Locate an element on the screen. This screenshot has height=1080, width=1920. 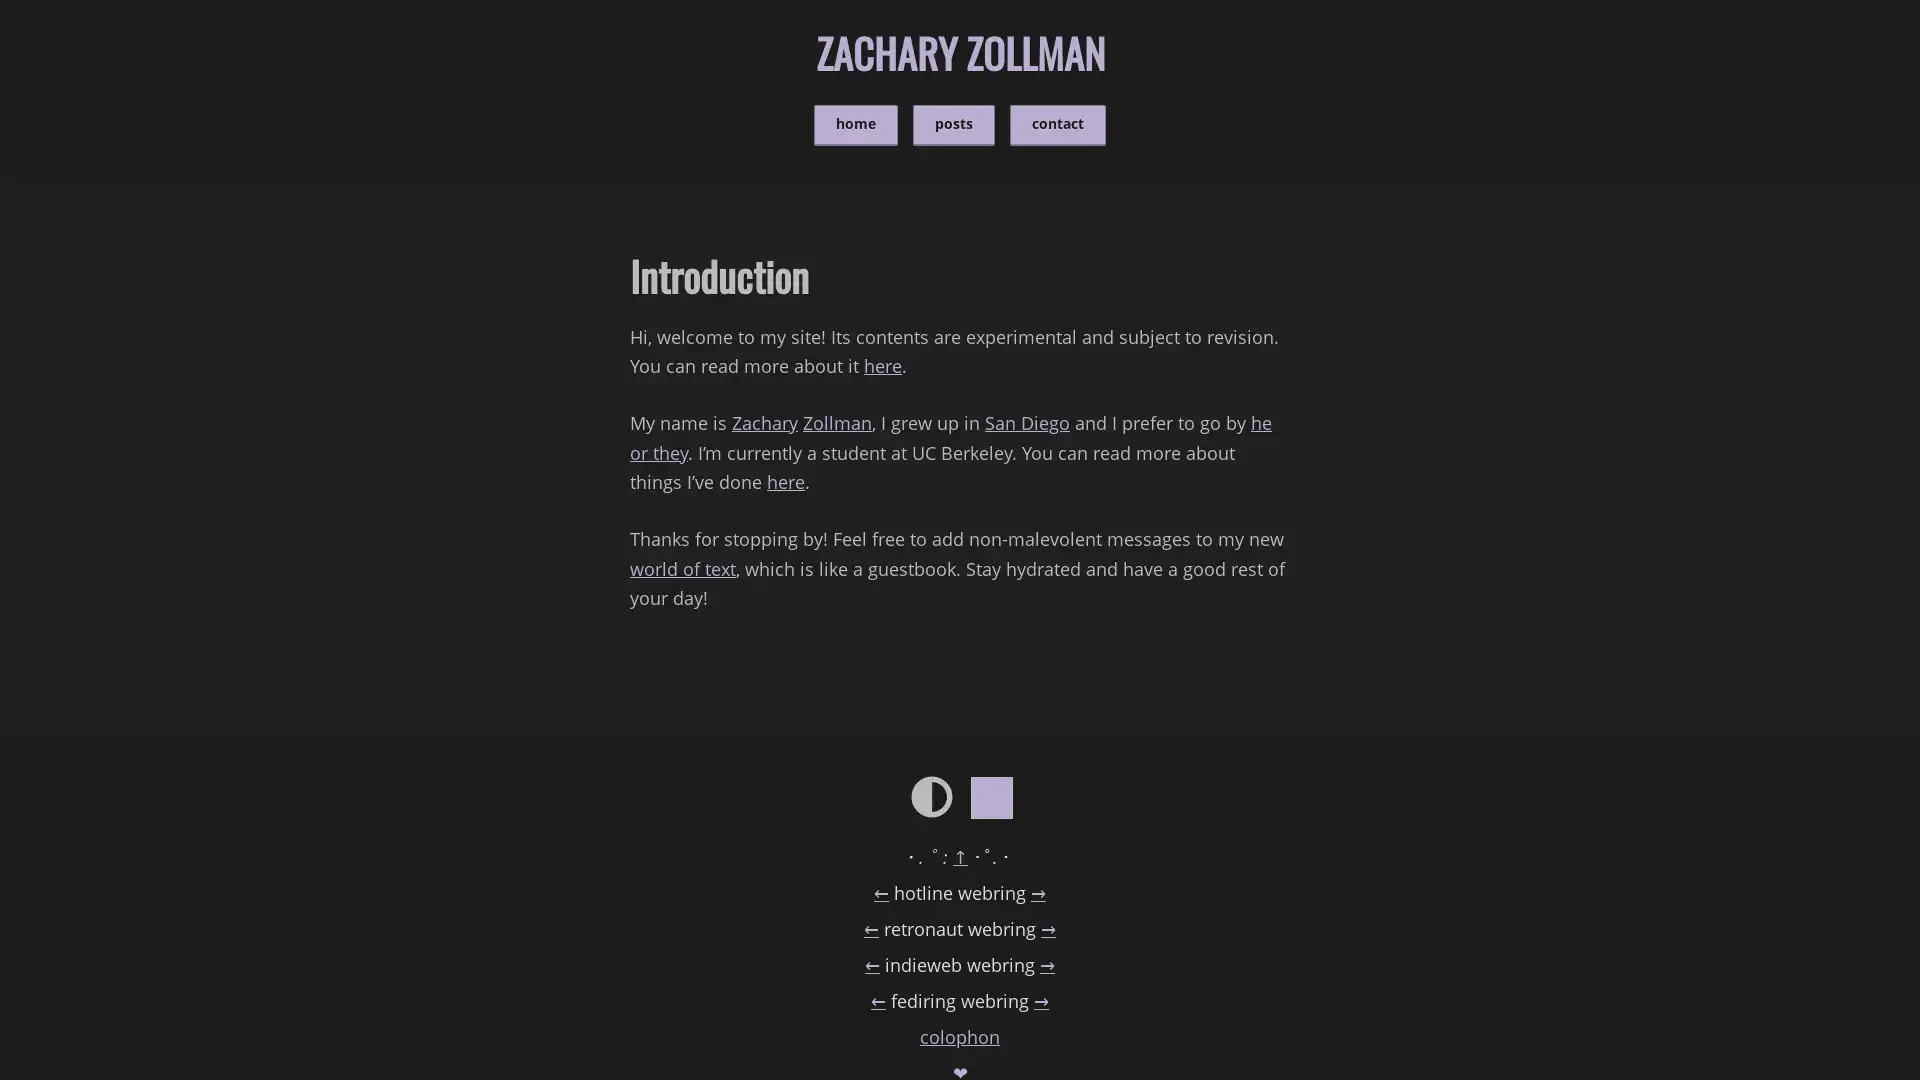
Change to light/dark mode. is located at coordinates (930, 796).